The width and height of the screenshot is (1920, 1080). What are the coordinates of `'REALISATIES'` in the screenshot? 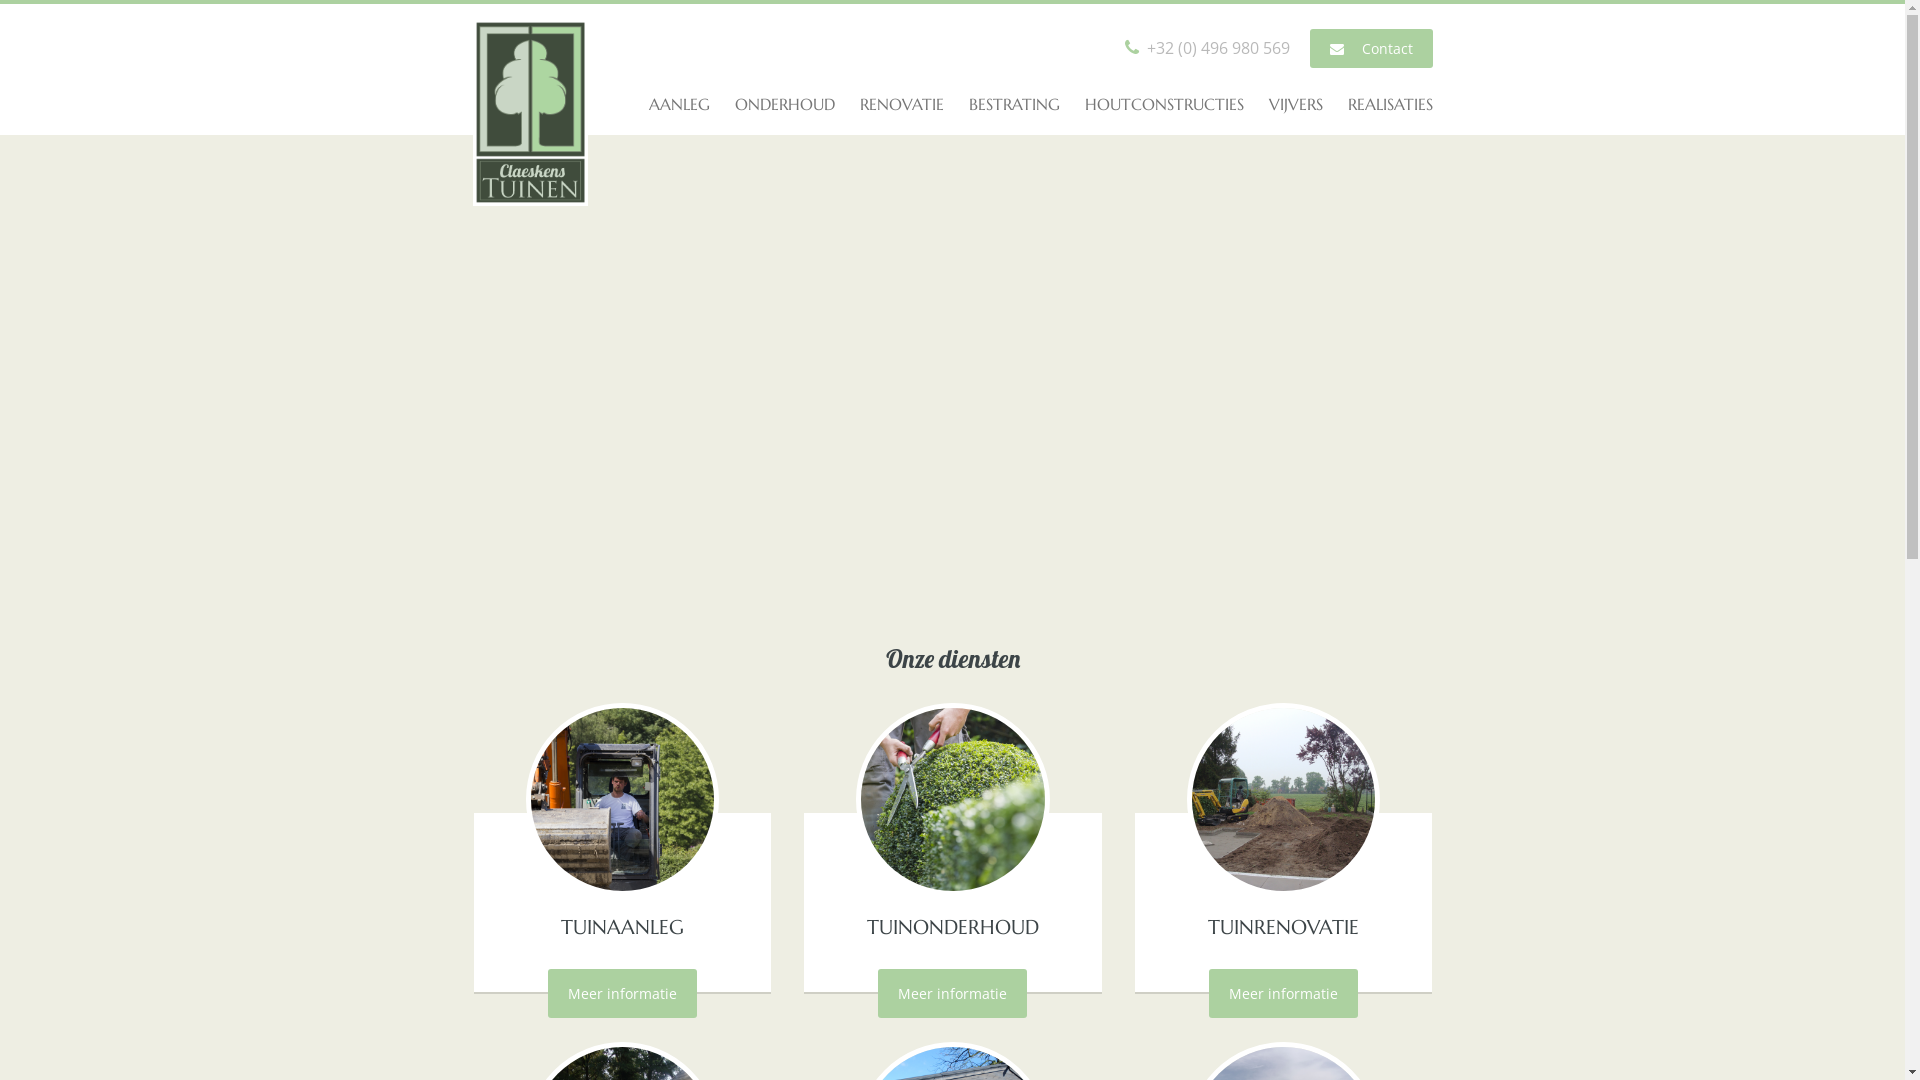 It's located at (1389, 104).